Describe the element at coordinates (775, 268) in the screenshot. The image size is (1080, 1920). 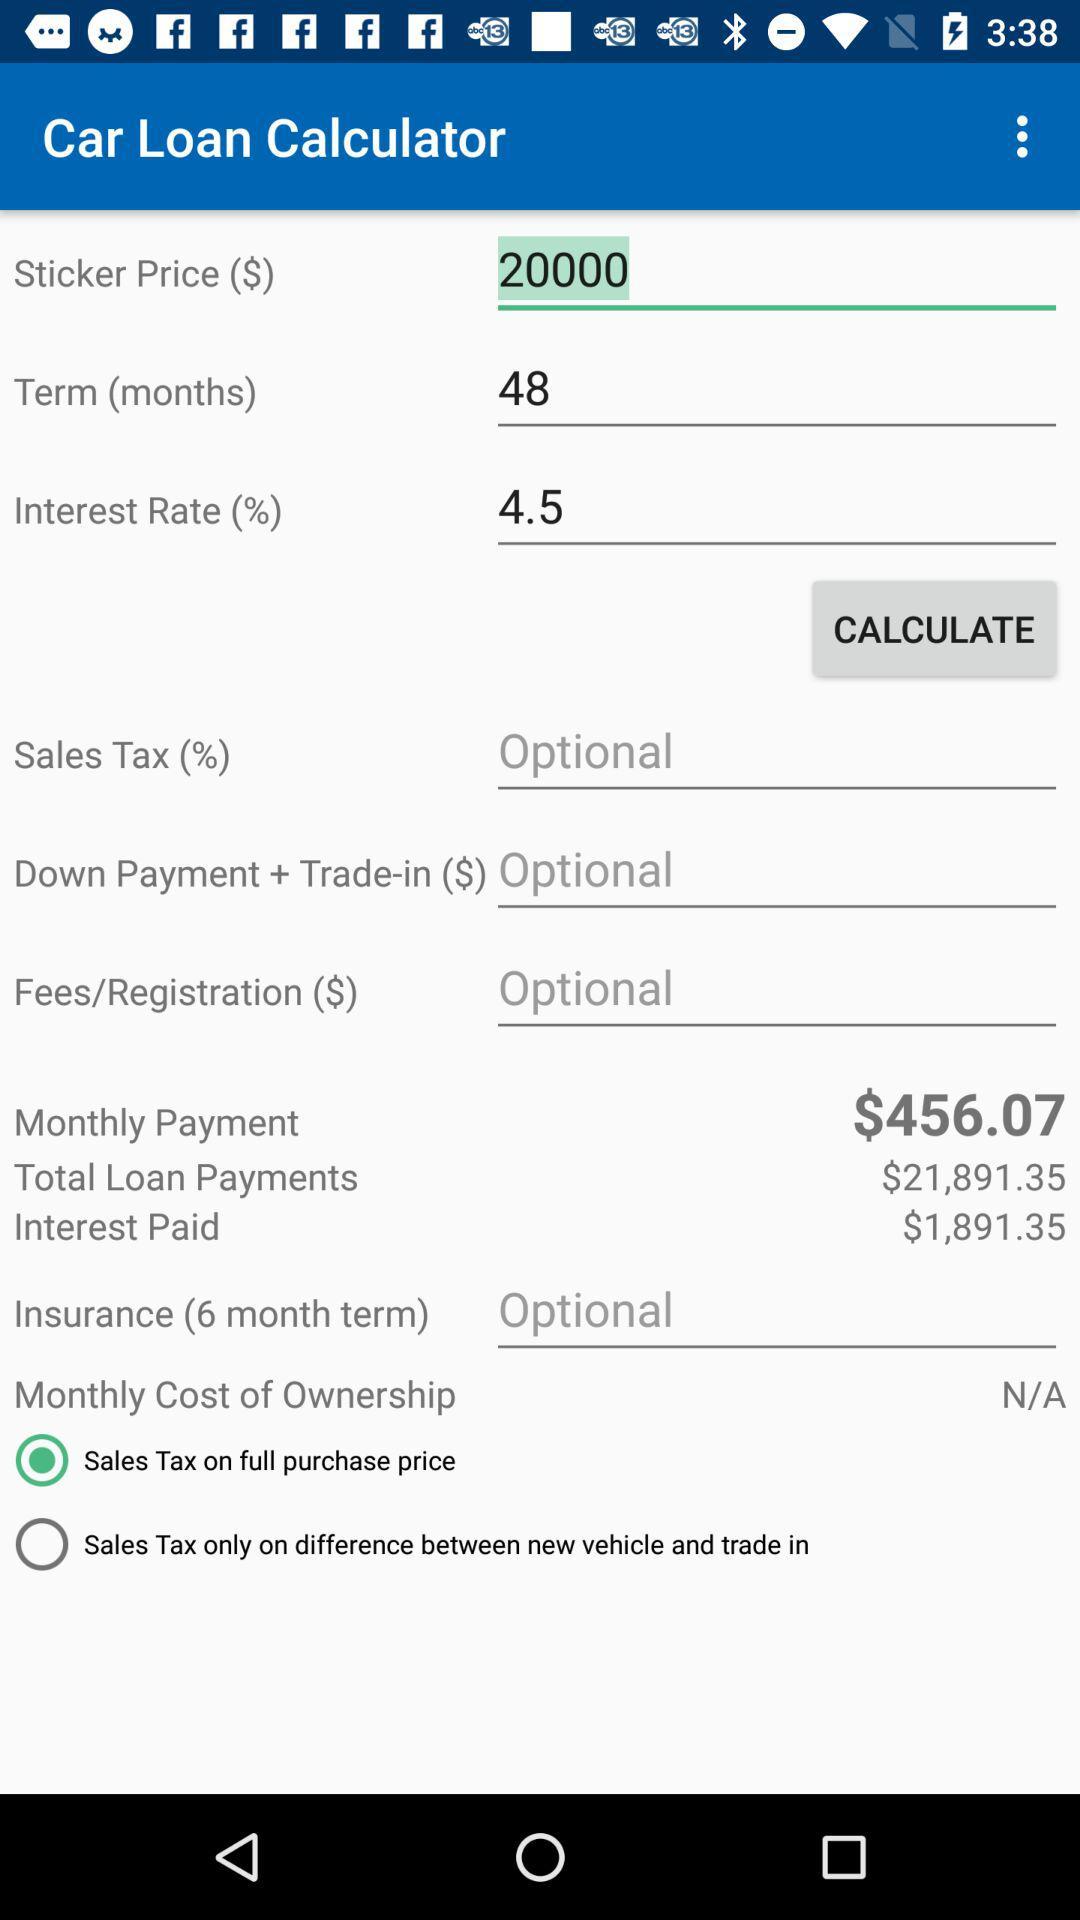
I see `the icon next to sticker price ($) icon` at that location.